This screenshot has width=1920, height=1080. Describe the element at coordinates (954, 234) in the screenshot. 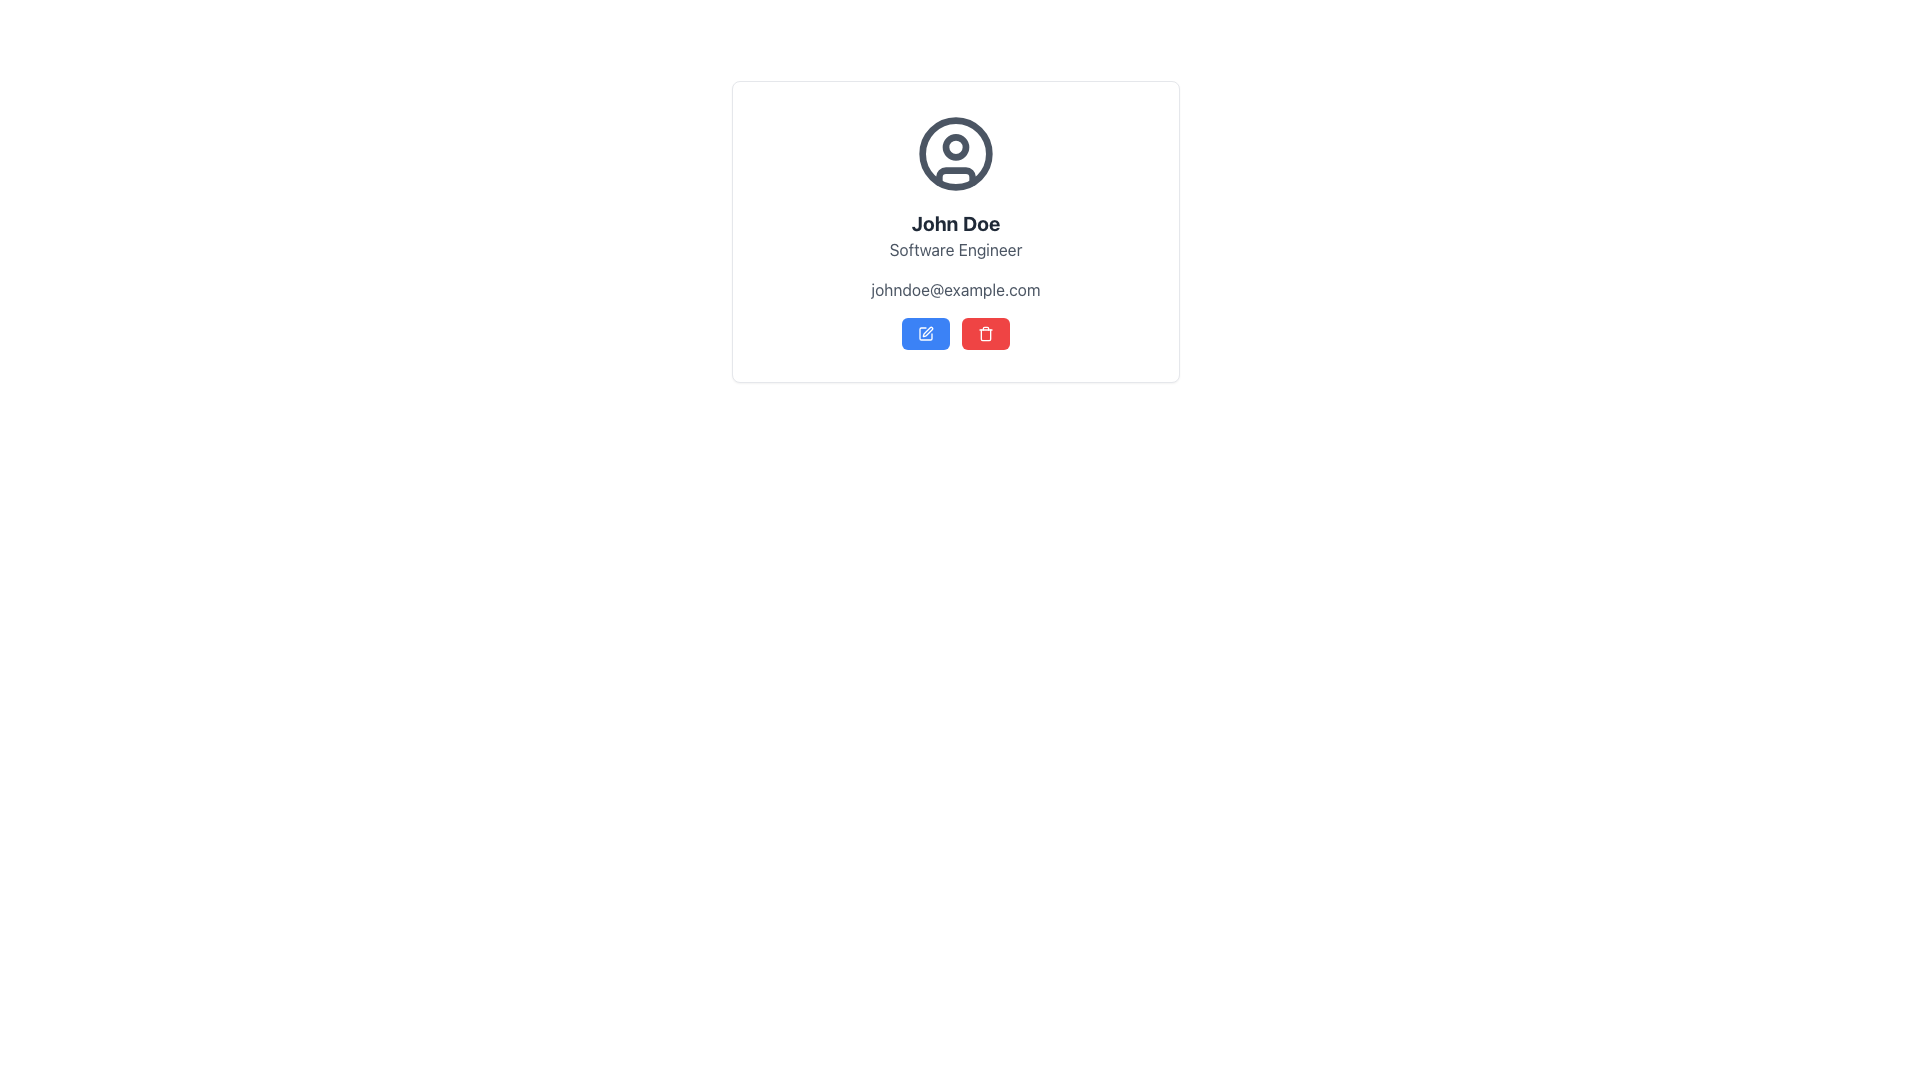

I see `the text block that serves as the title and role information of a specific user, located in the middle of the page below the user's circular icon` at that location.